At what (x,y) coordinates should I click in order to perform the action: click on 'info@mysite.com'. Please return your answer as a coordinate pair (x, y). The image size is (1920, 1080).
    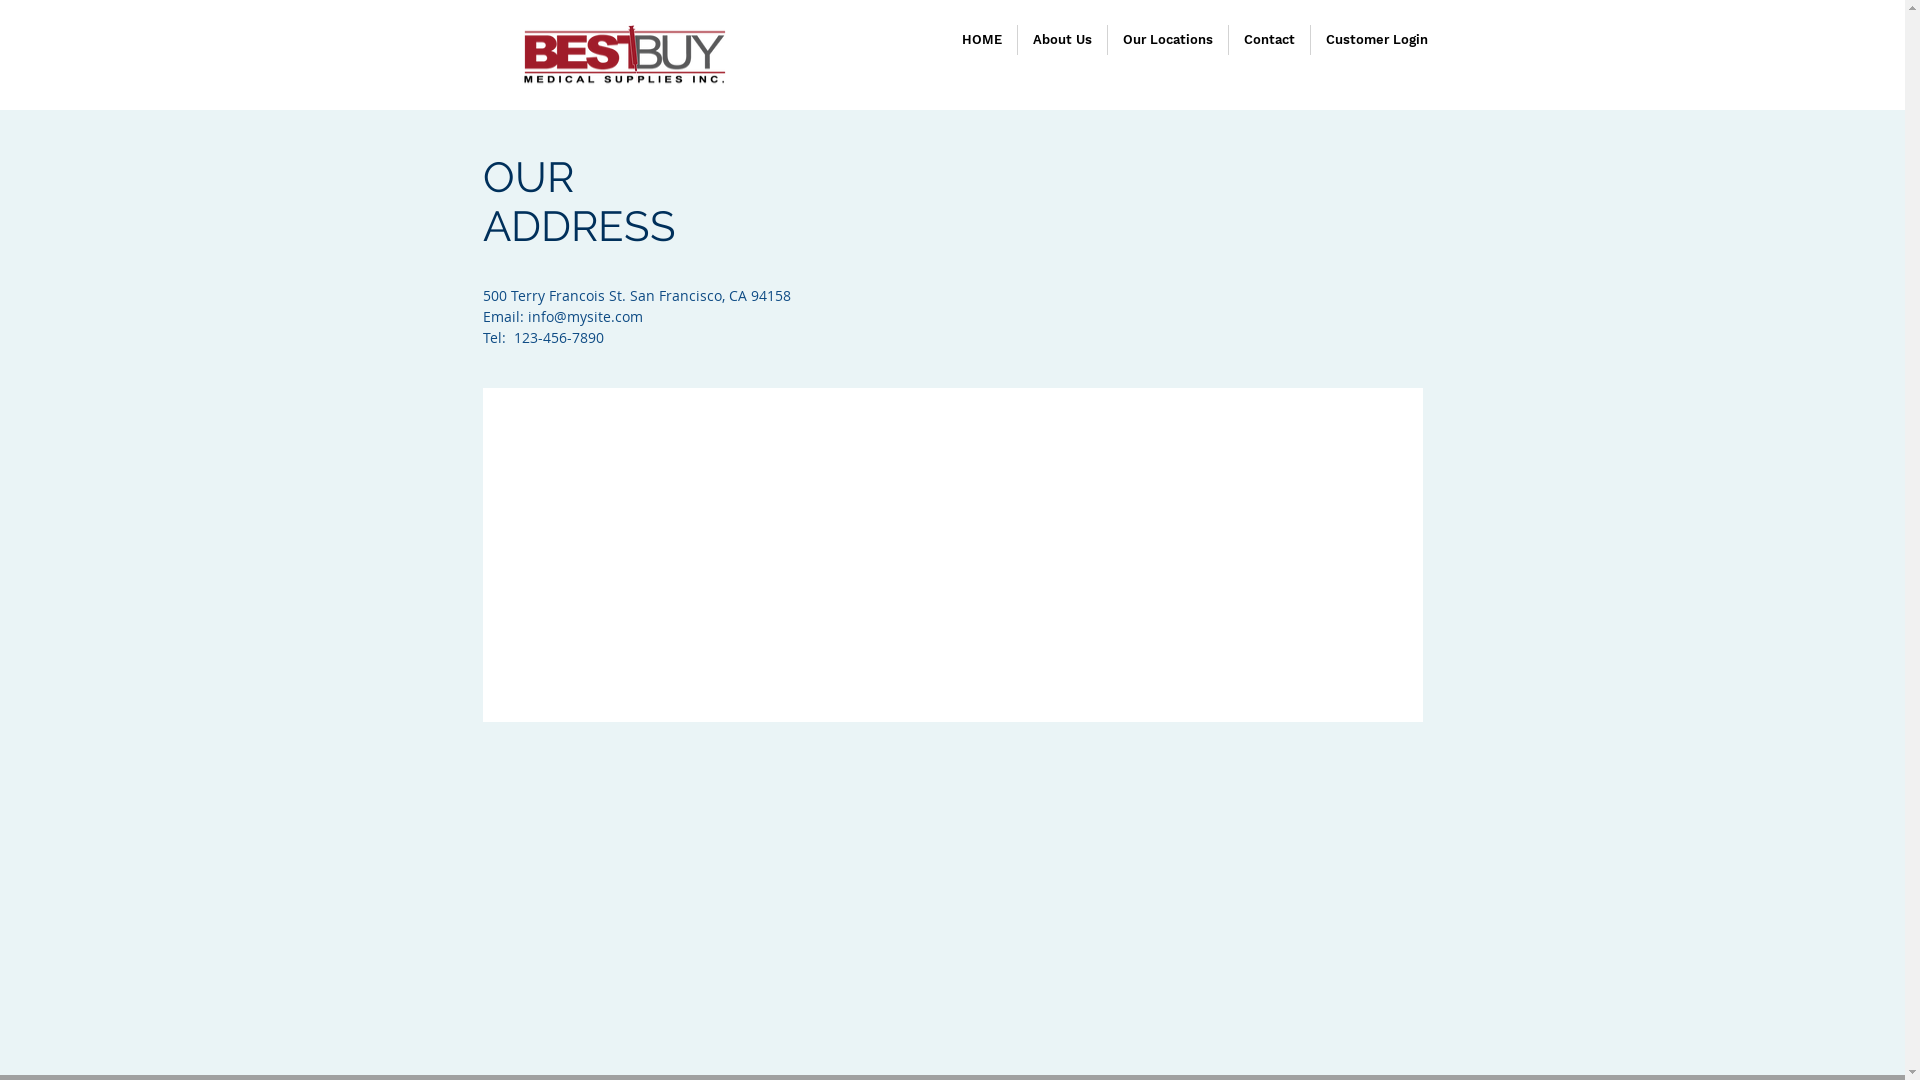
    Looking at the image, I should click on (584, 315).